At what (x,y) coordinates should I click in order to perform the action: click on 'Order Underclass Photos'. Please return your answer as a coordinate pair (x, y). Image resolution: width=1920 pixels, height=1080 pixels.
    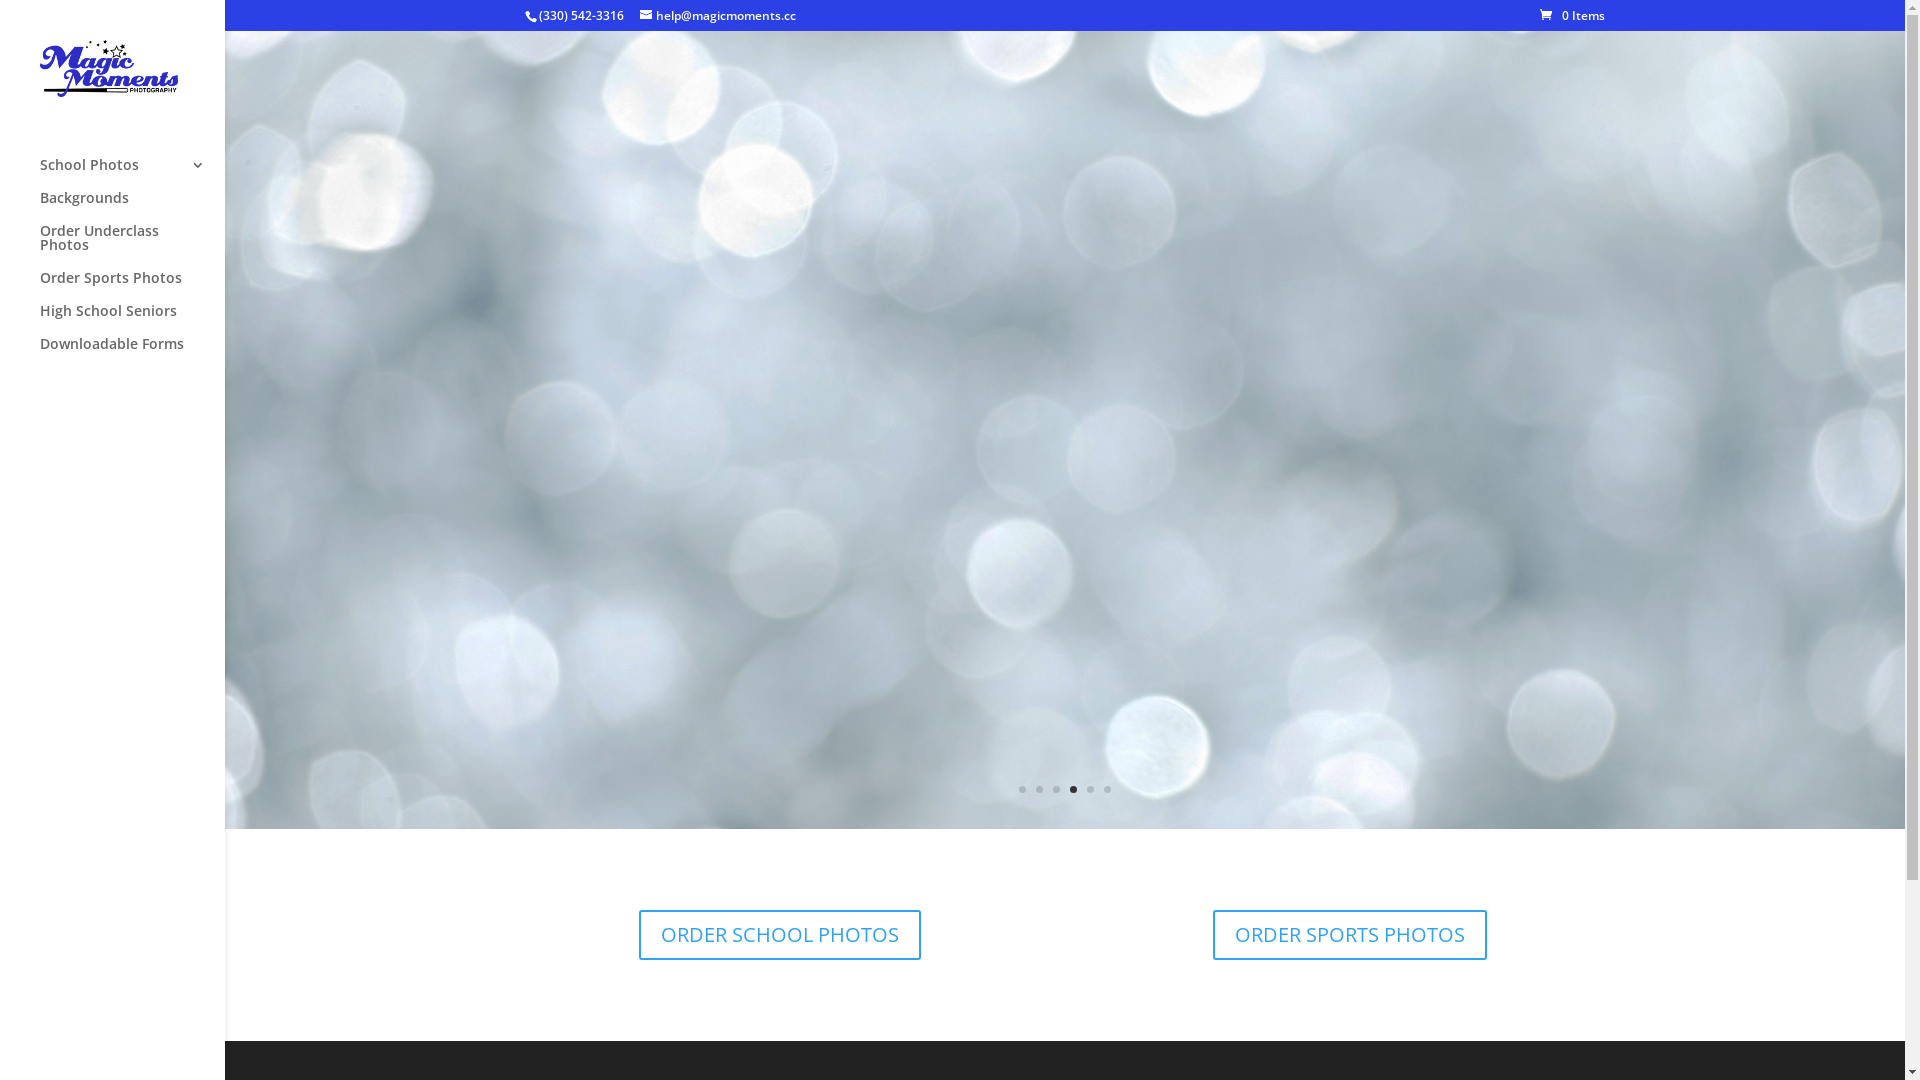
    Looking at the image, I should click on (131, 246).